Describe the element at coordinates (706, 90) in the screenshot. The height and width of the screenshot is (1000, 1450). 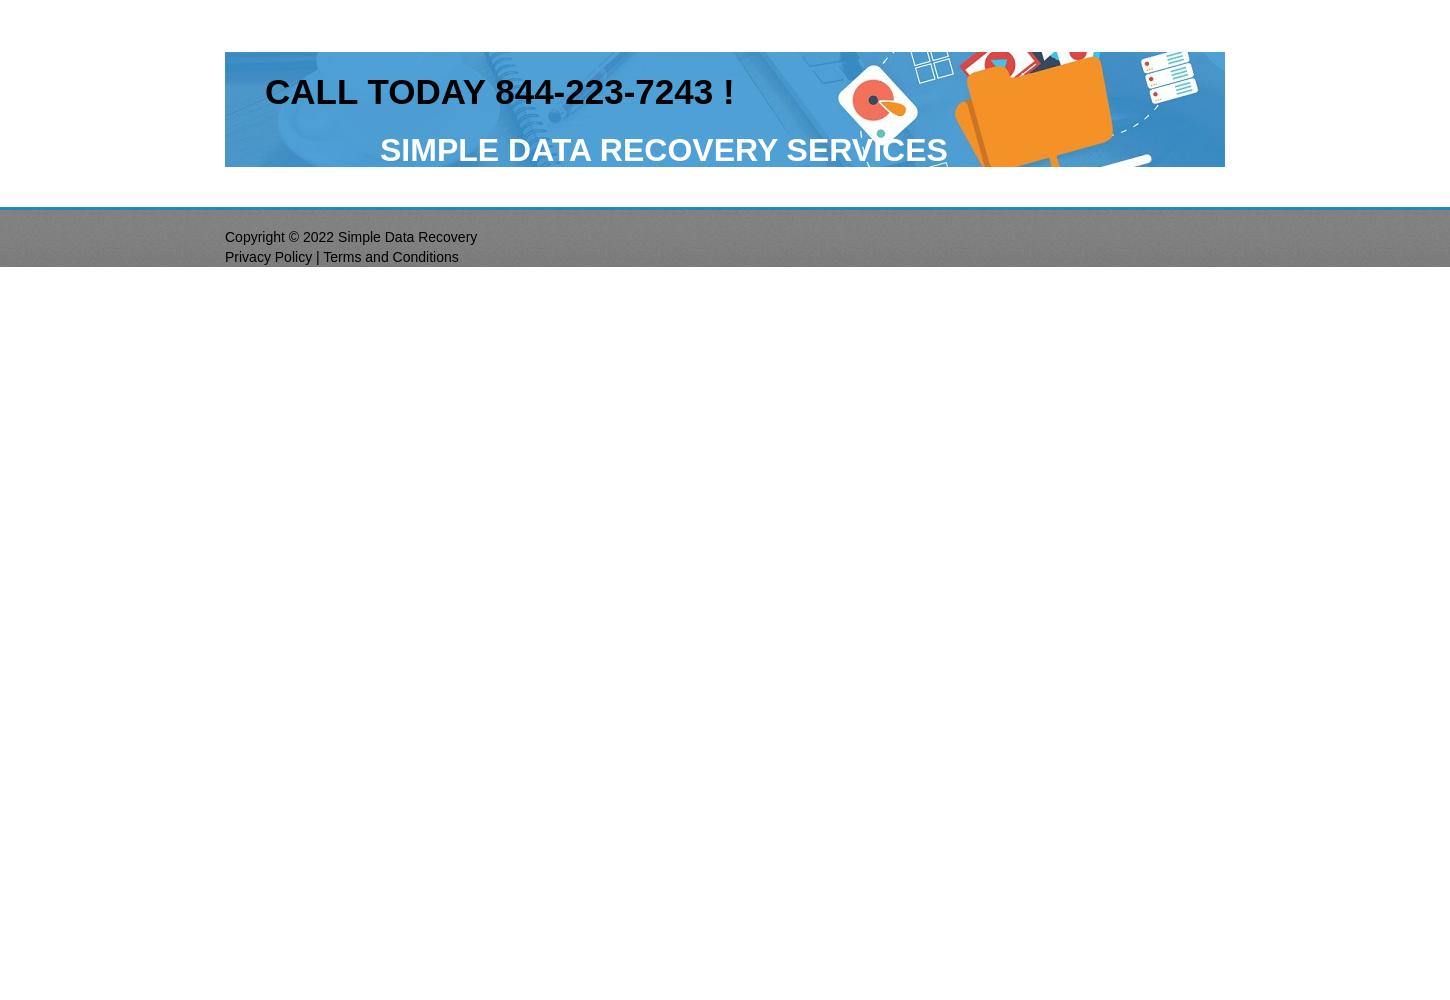
I see `'3'` at that location.